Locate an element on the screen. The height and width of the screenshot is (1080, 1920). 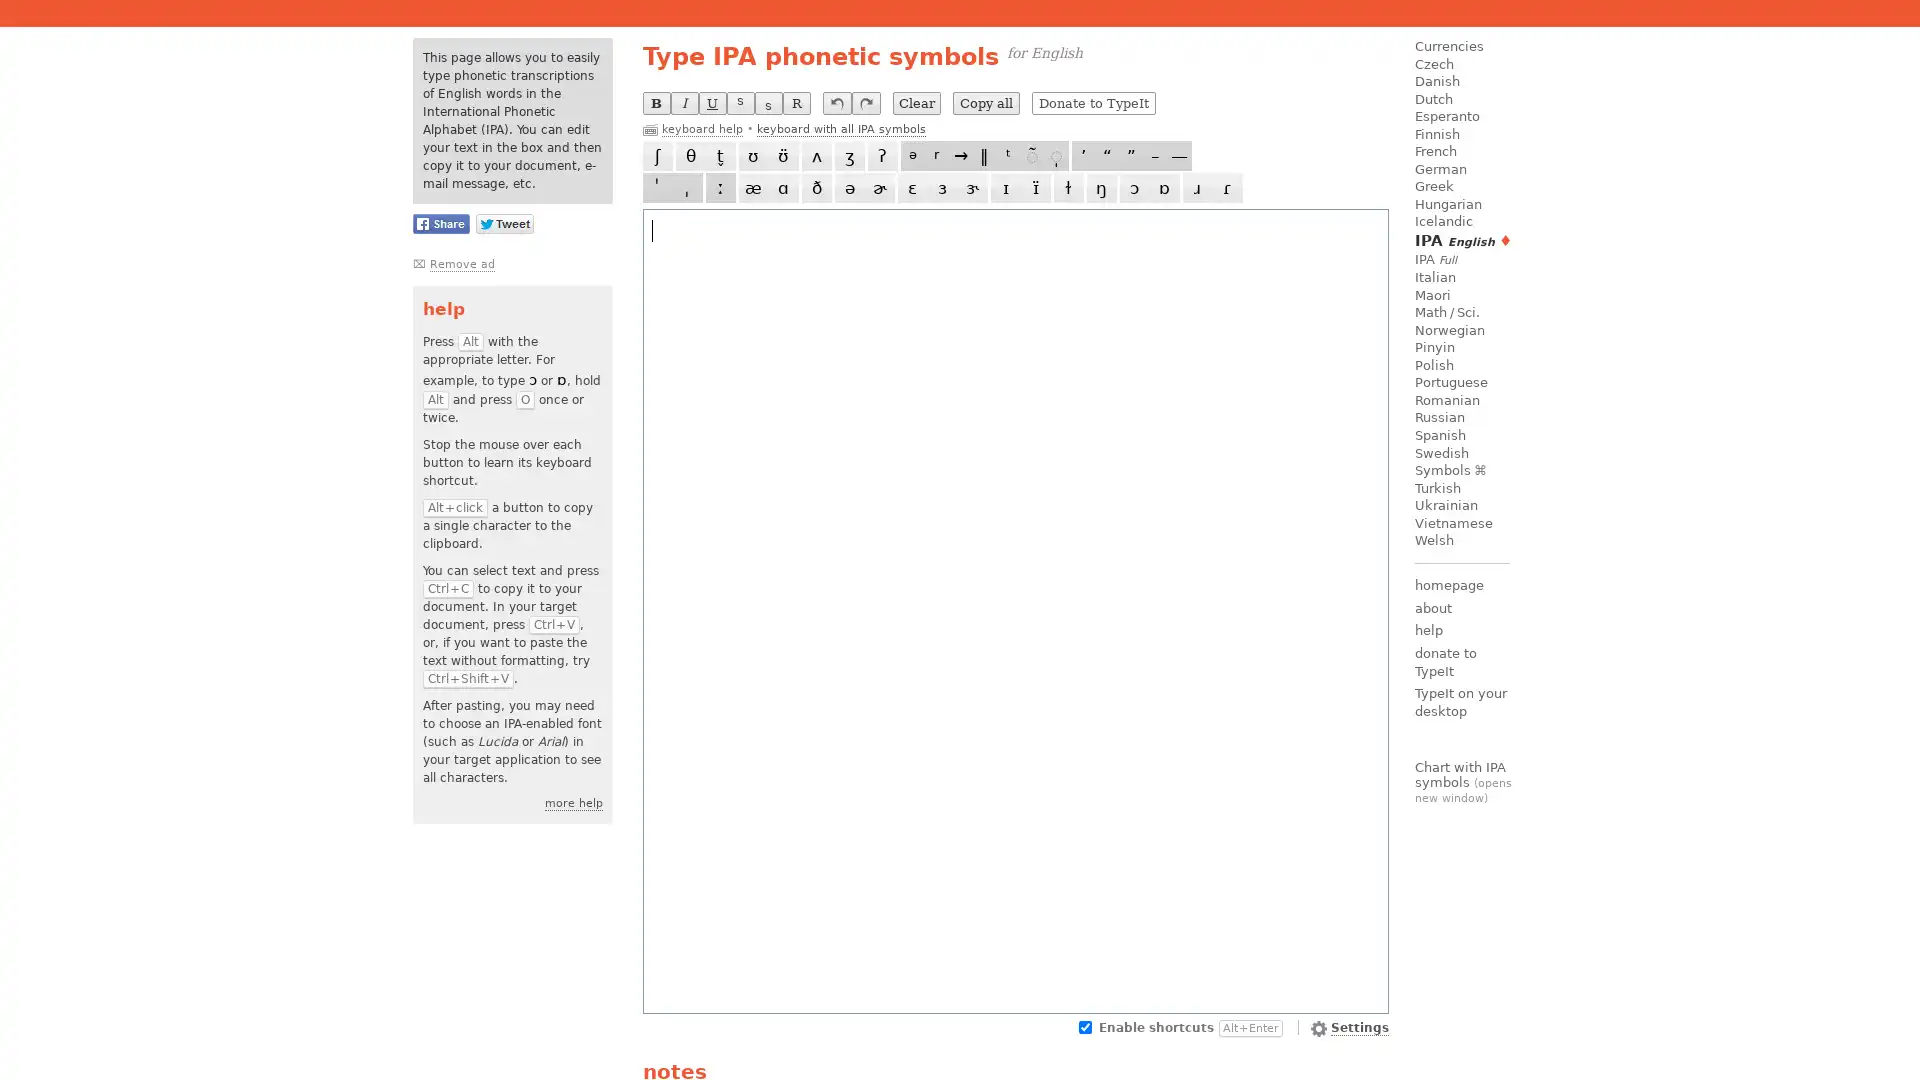
Alt+. [period] / Alt+; / Alt+Shift+F is located at coordinates (720, 186).